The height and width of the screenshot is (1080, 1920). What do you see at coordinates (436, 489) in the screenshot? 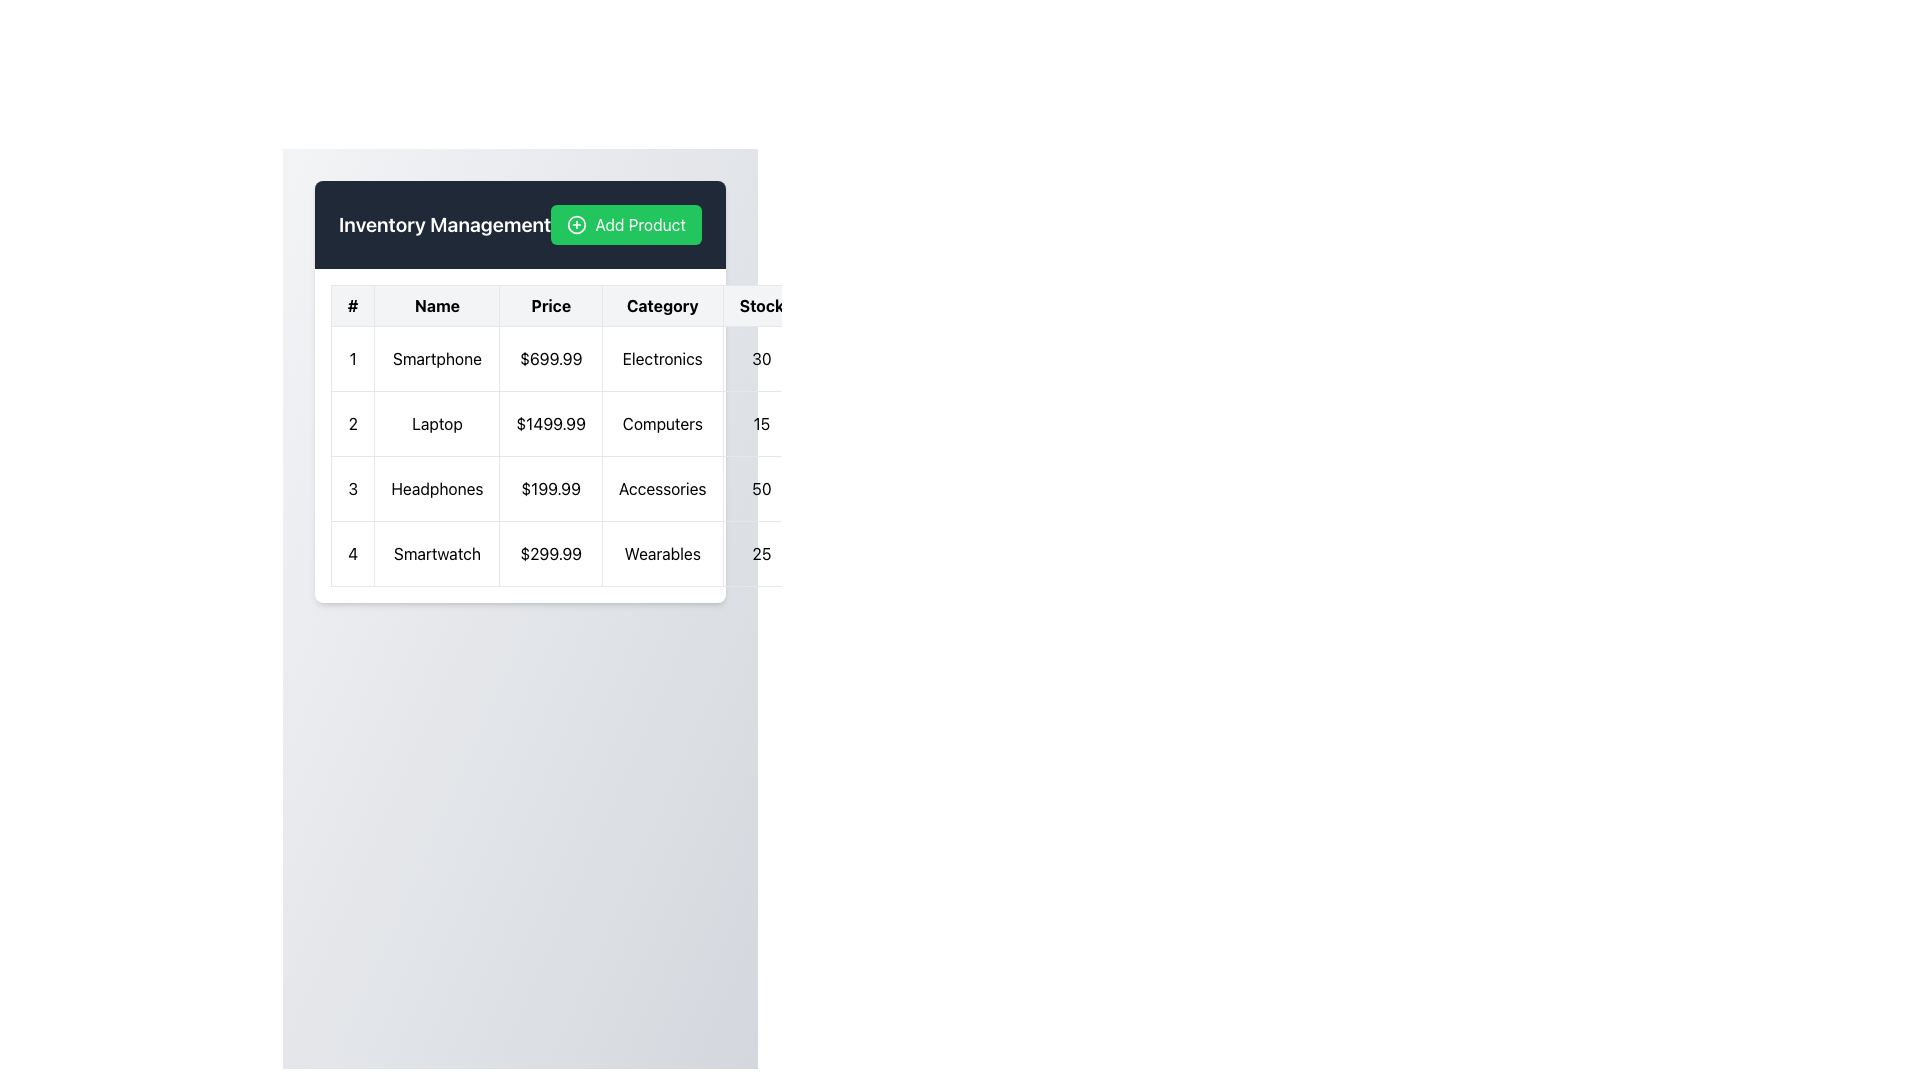
I see `the label 'Headphones' in the second column of the table, which is located in the third row, adjacent to the numeric label '3' and the price label '$199.99'` at bounding box center [436, 489].